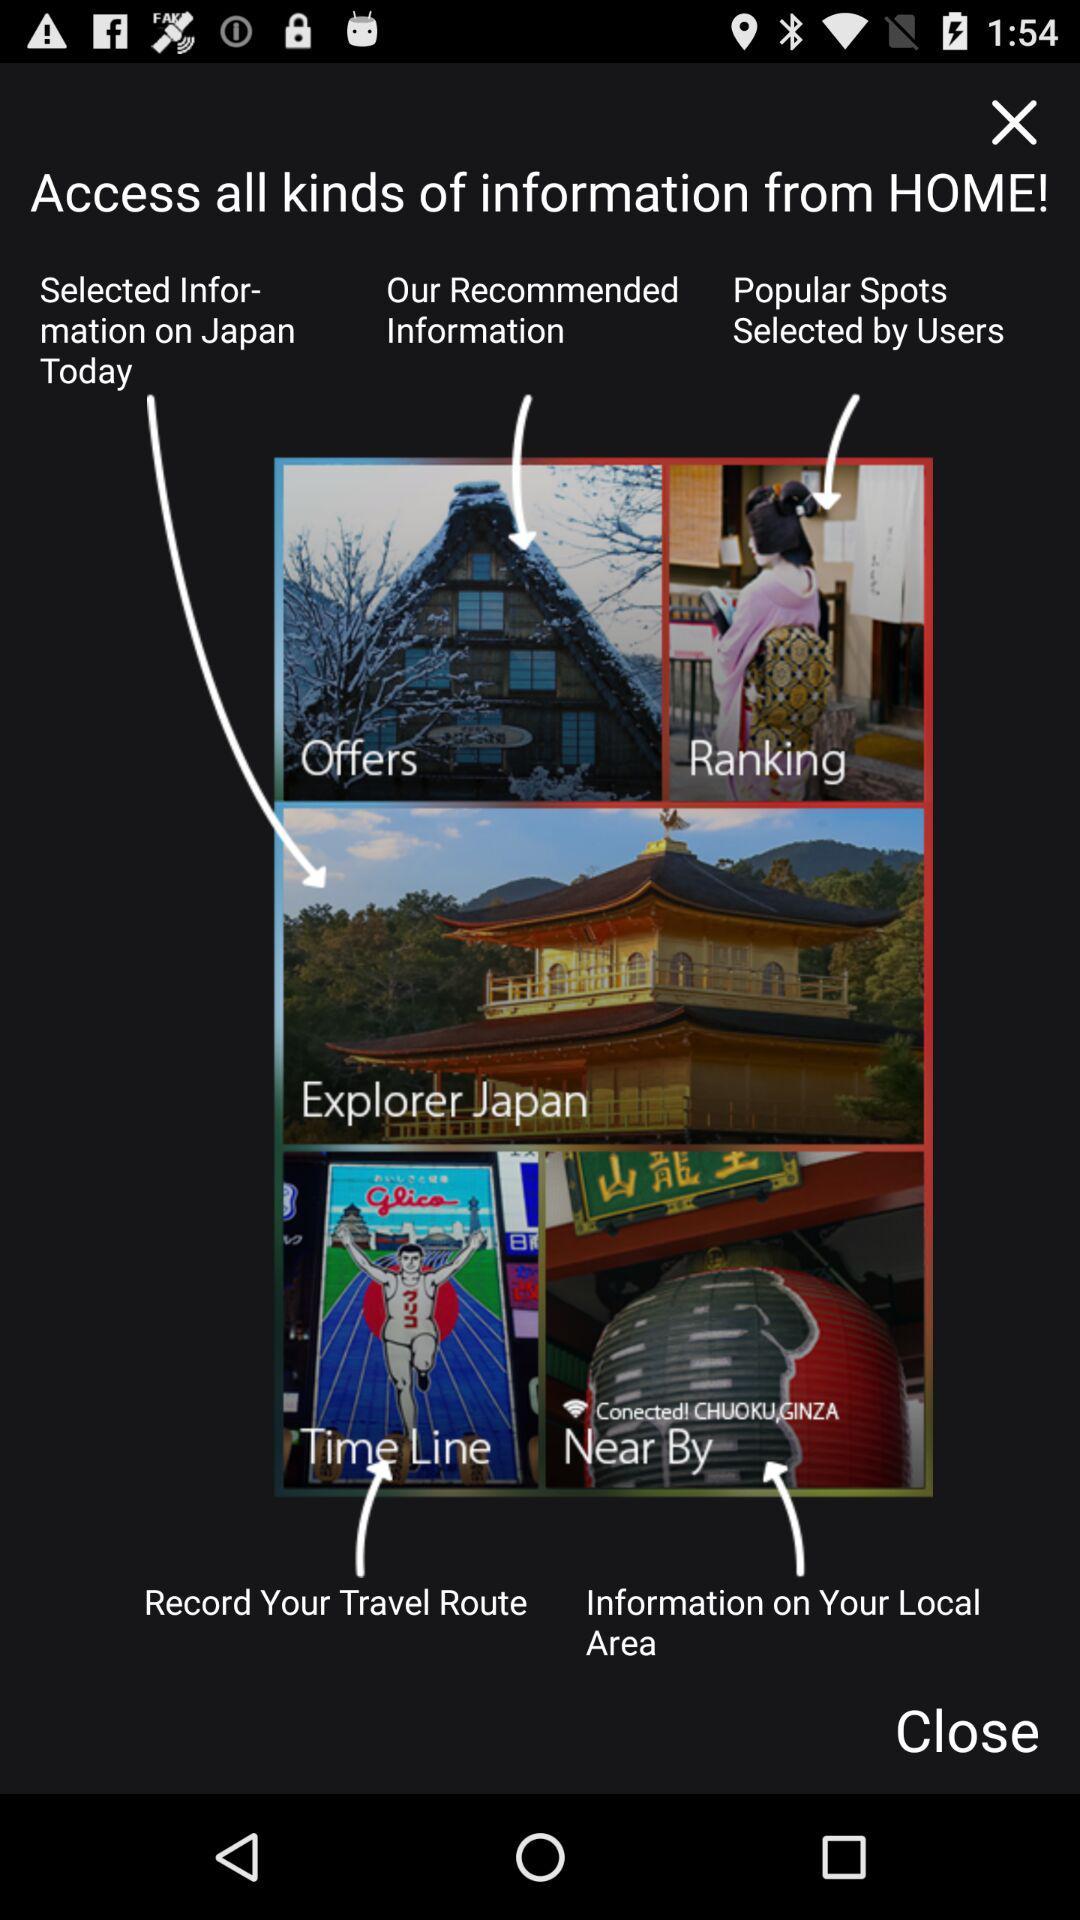  I want to click on the close, so click(966, 1728).